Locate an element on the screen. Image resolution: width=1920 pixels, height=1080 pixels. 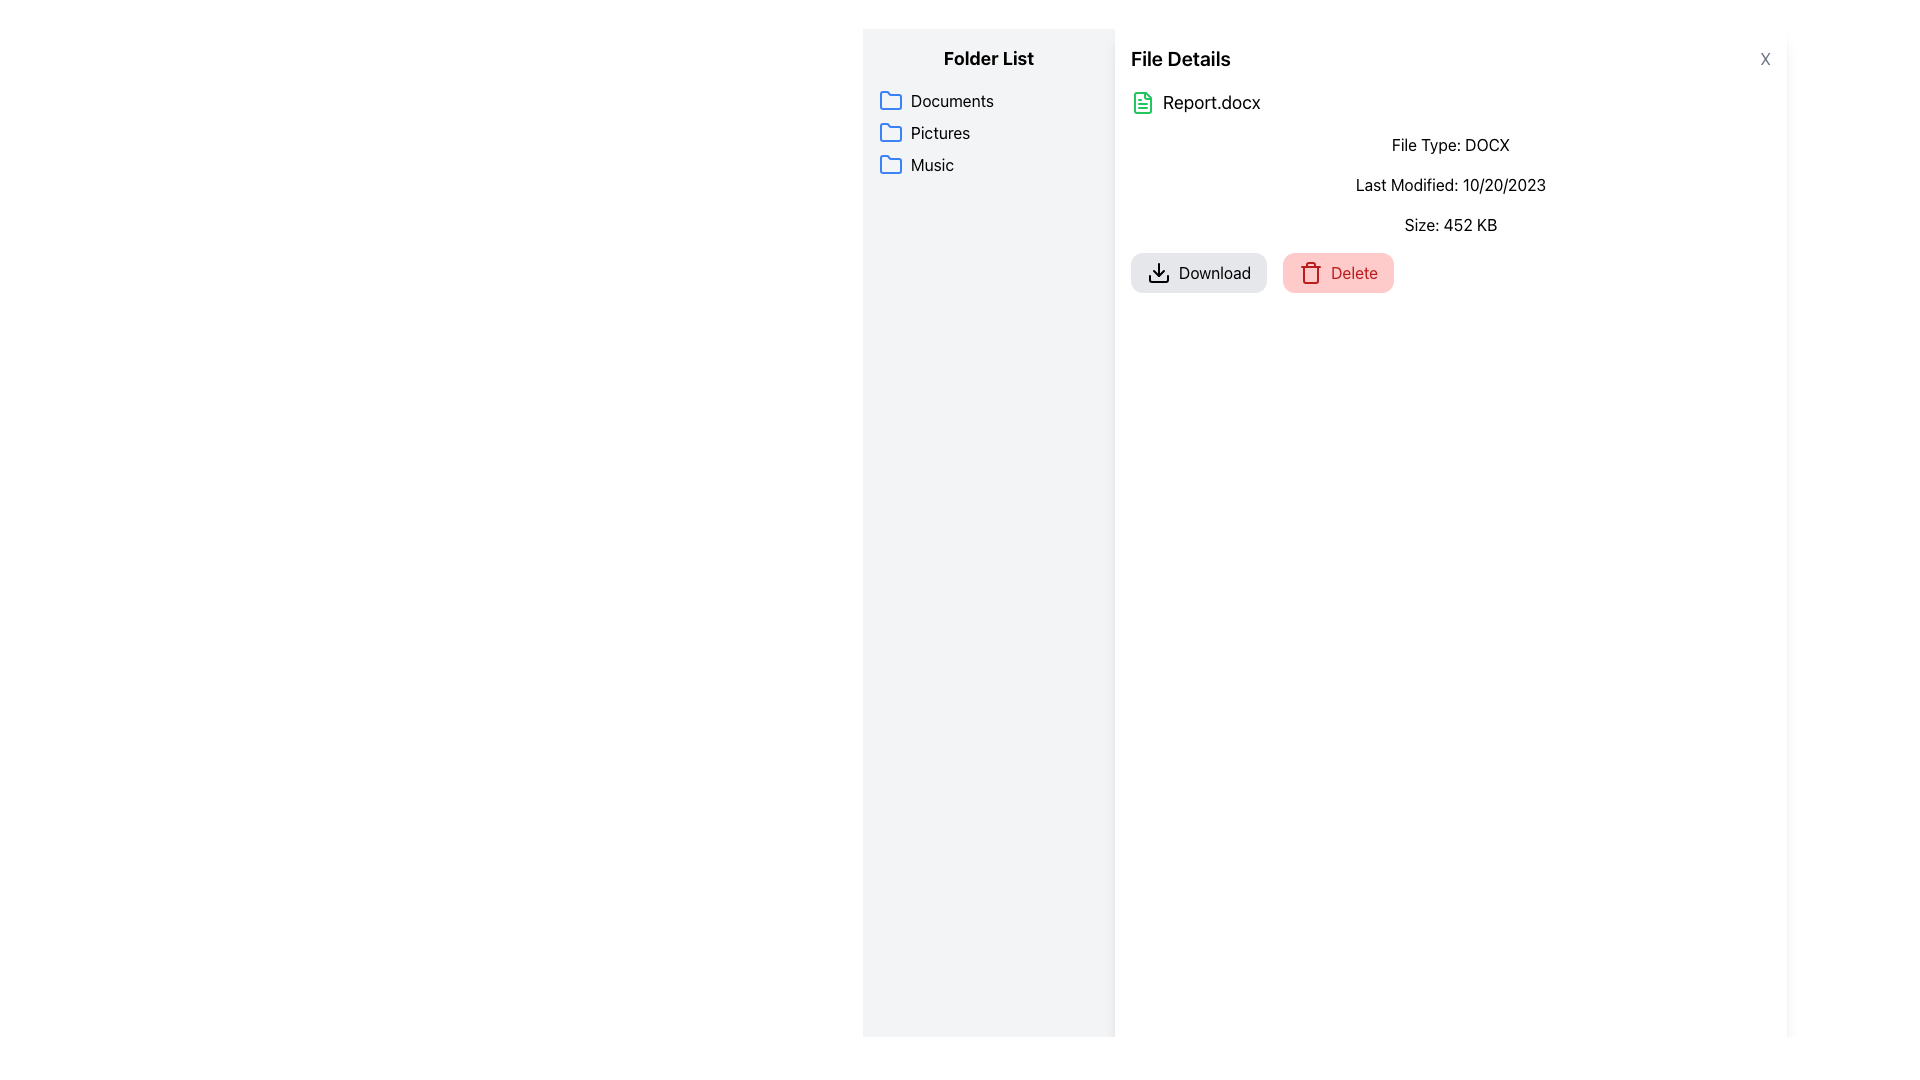
the document file icon located in the File Details column, specifically to the left of the file name 'Report.docx' is located at coordinates (1142, 103).